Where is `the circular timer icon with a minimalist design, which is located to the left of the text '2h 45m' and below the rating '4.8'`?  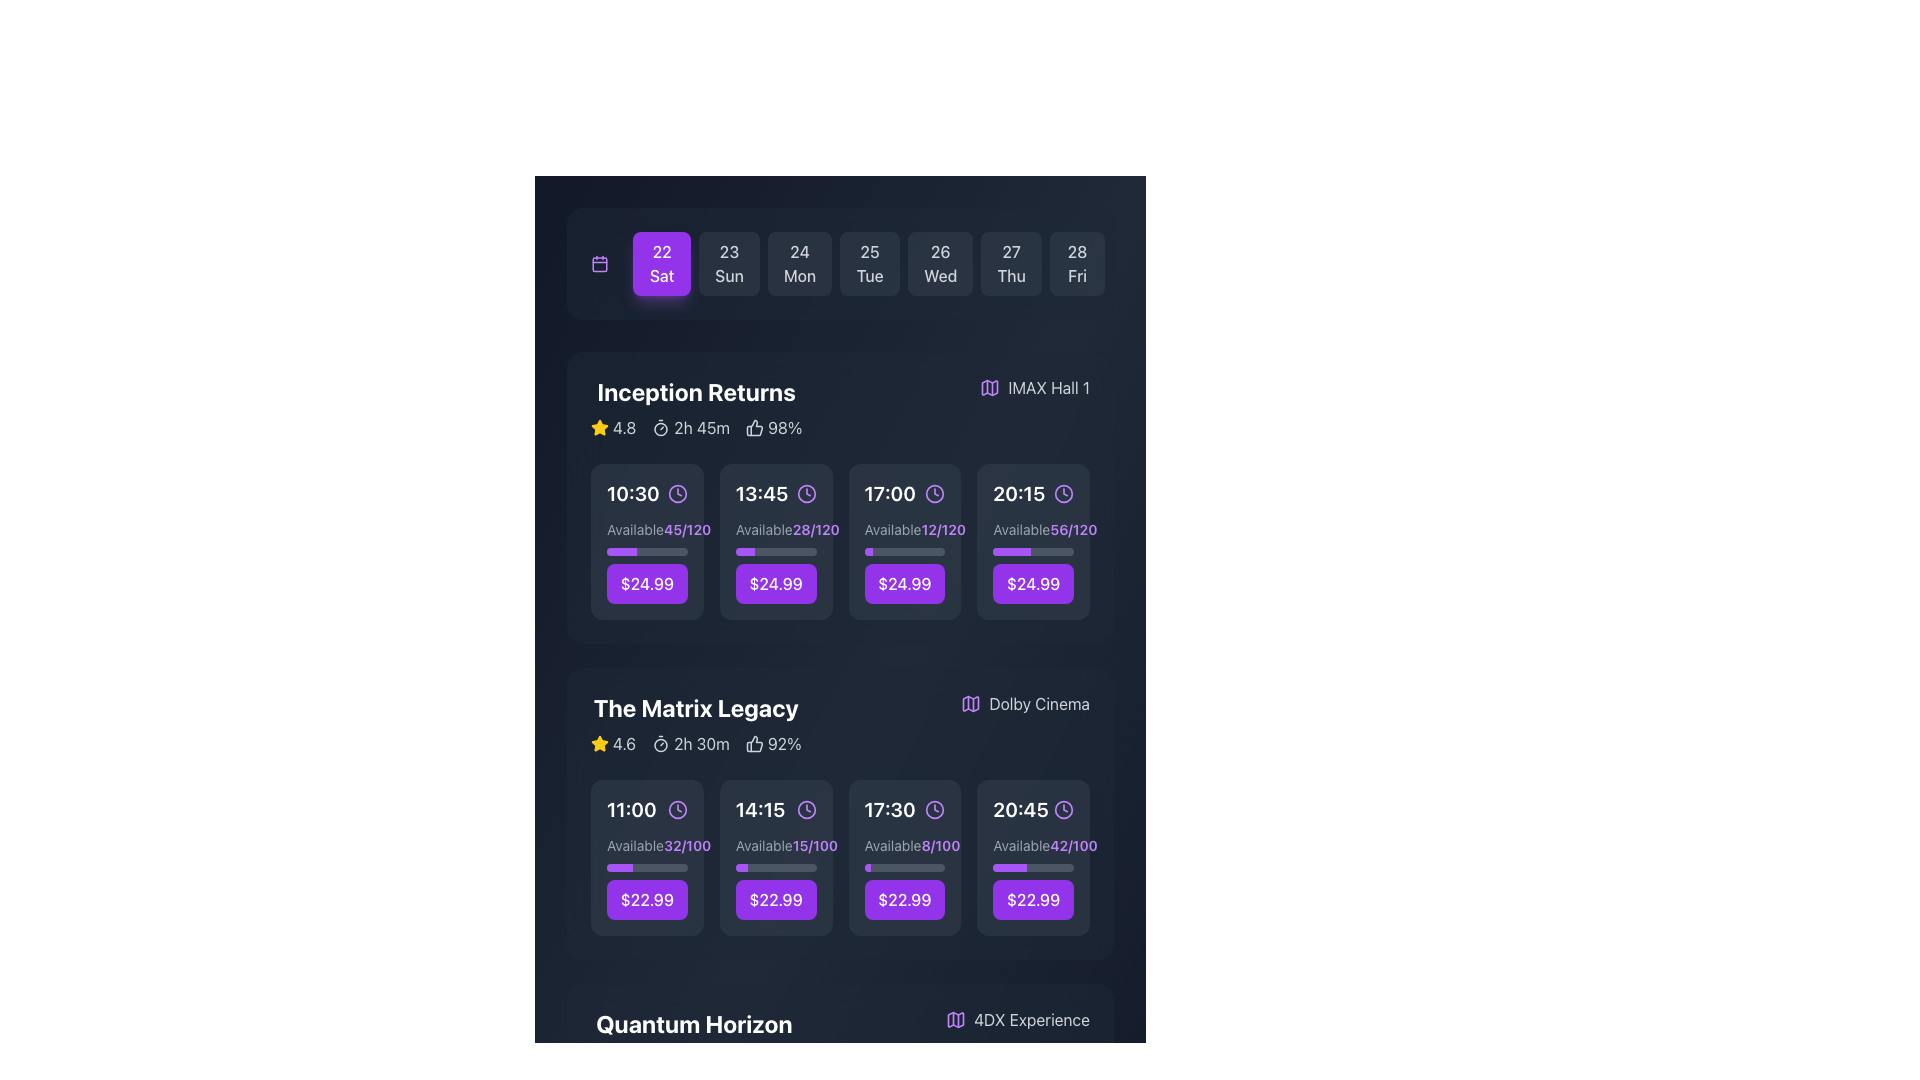
the circular timer icon with a minimalist design, which is located to the left of the text '2h 45m' and below the rating '4.8' is located at coordinates (661, 427).